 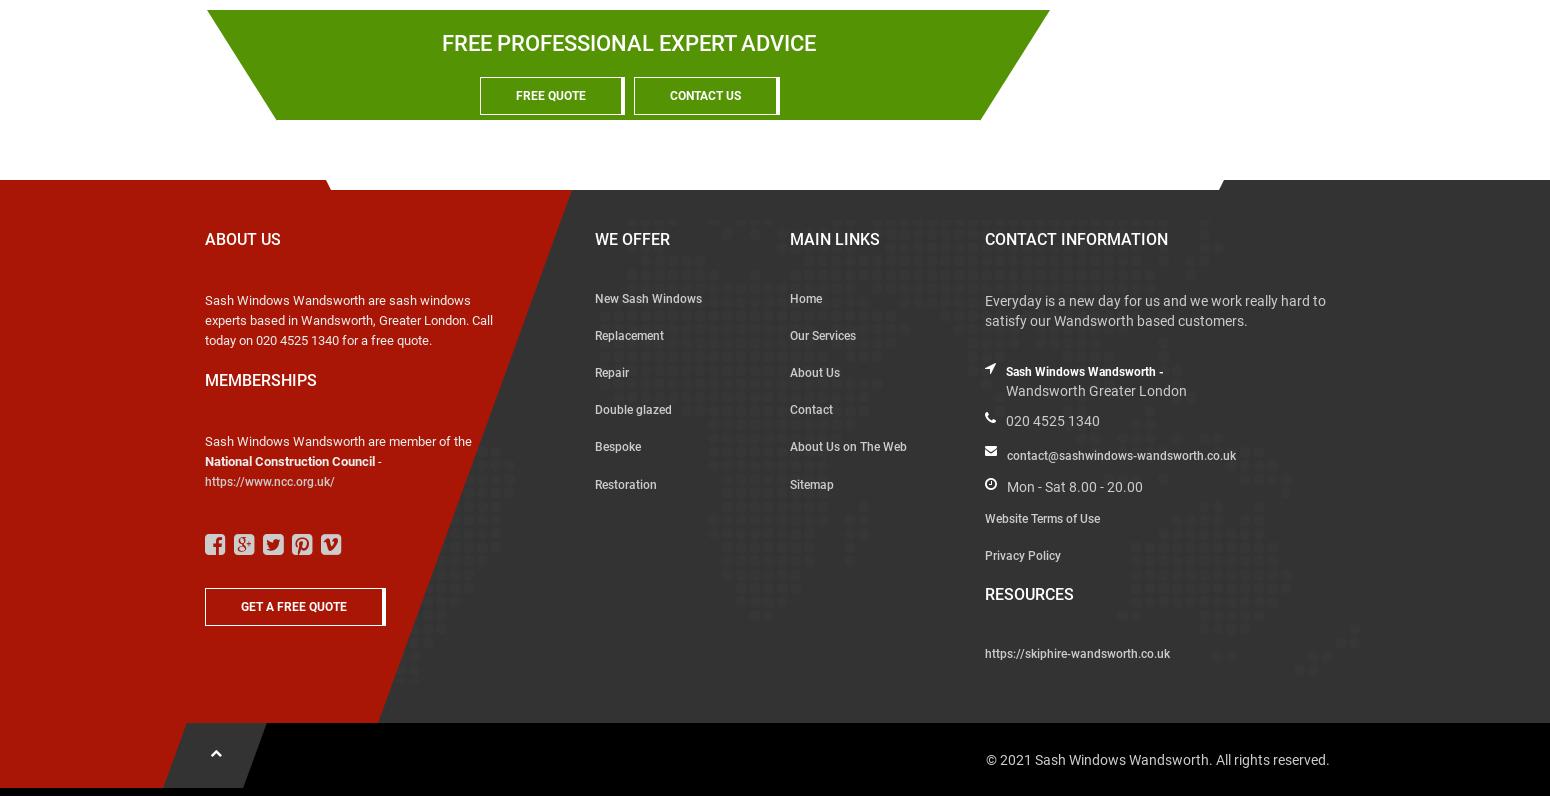 I want to click on '-', so click(x=377, y=460).